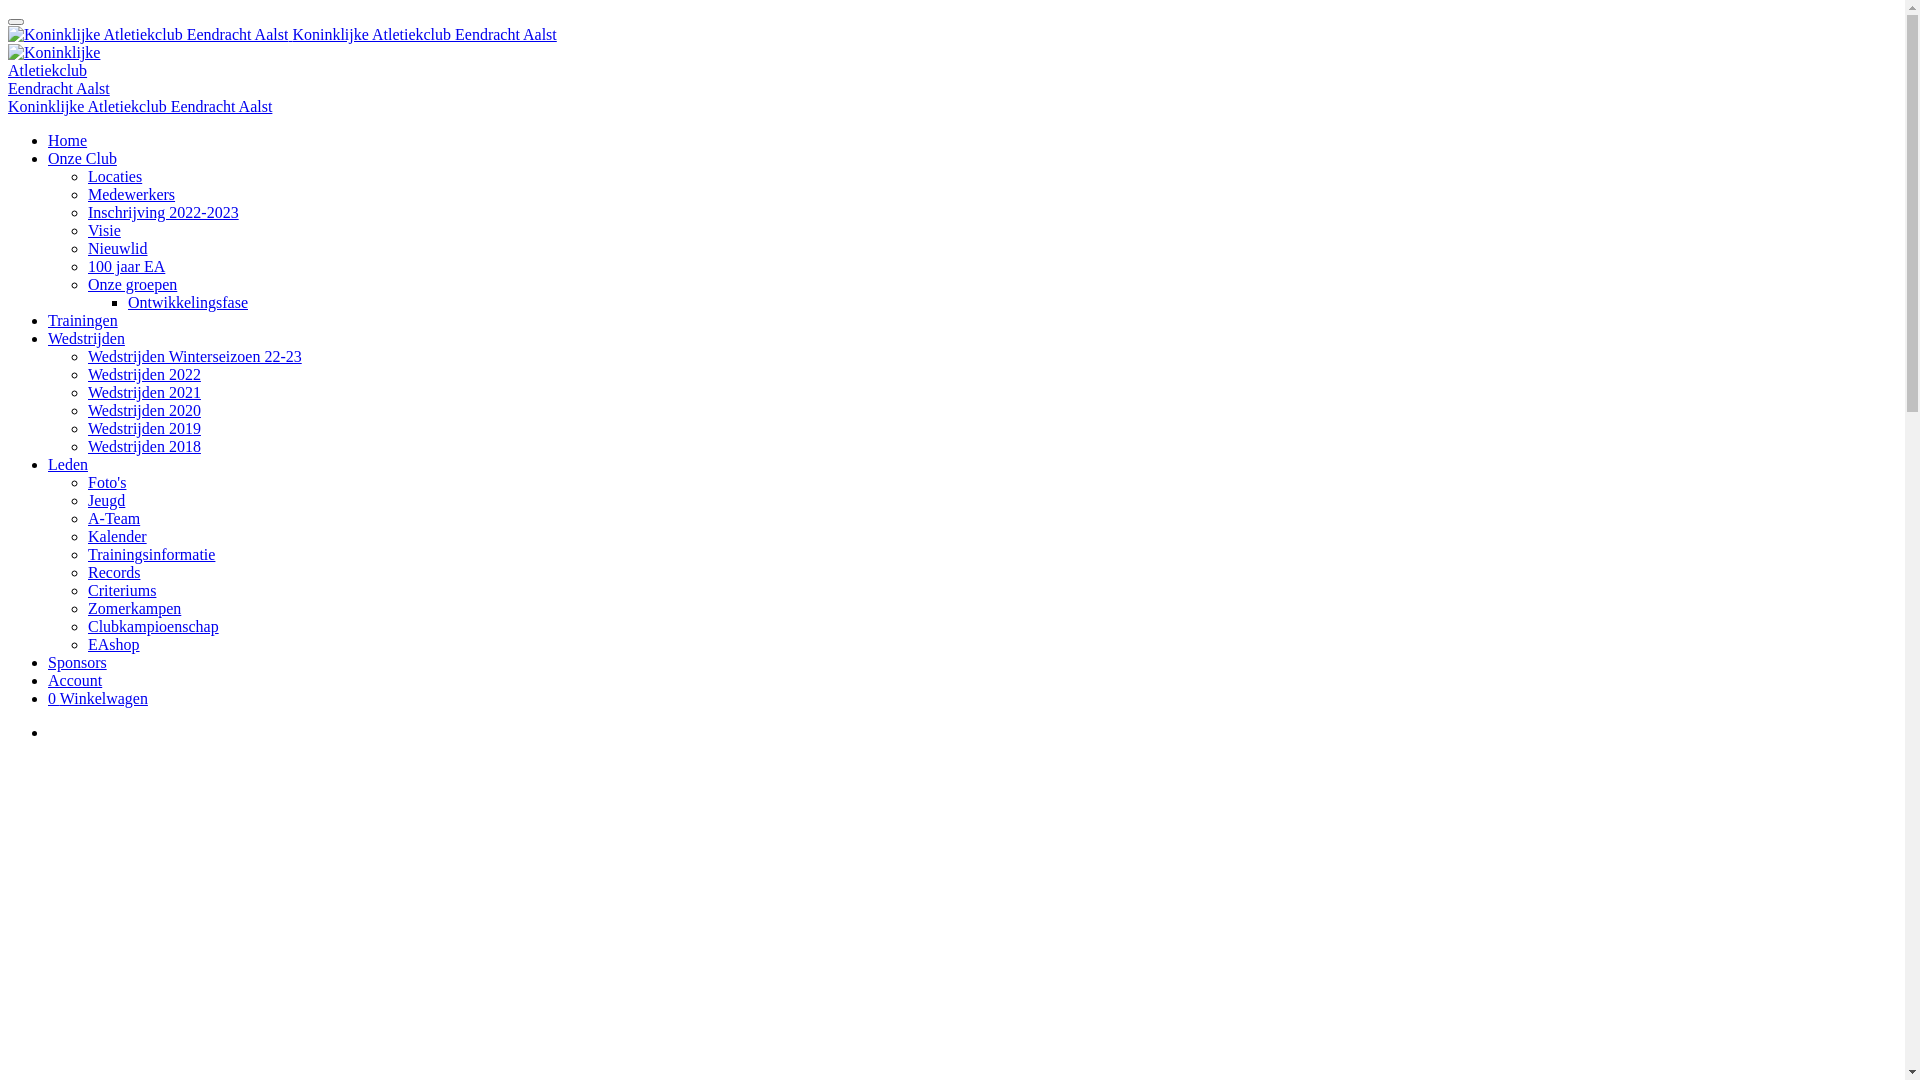  I want to click on 'Wedstrijden 2022', so click(143, 374).